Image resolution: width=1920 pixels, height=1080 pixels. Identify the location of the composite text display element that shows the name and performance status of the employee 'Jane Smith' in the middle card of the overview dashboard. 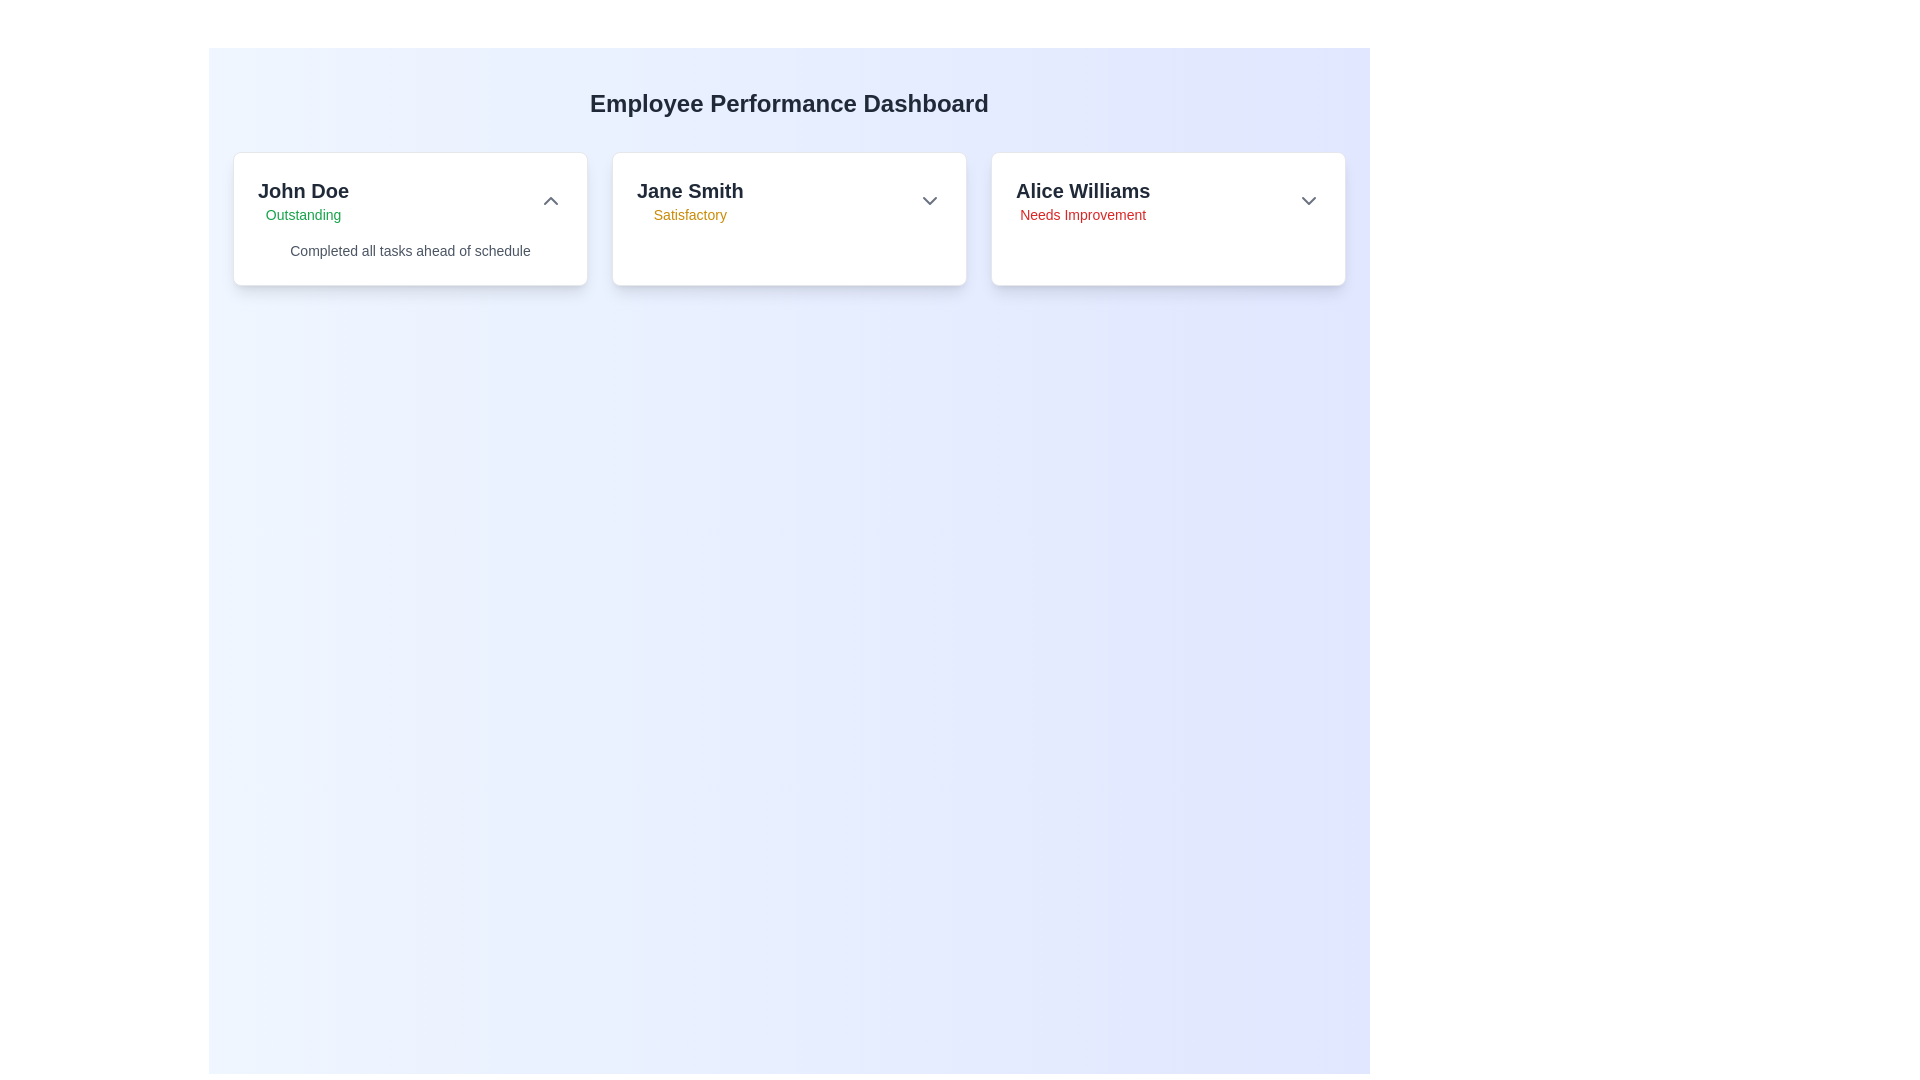
(690, 200).